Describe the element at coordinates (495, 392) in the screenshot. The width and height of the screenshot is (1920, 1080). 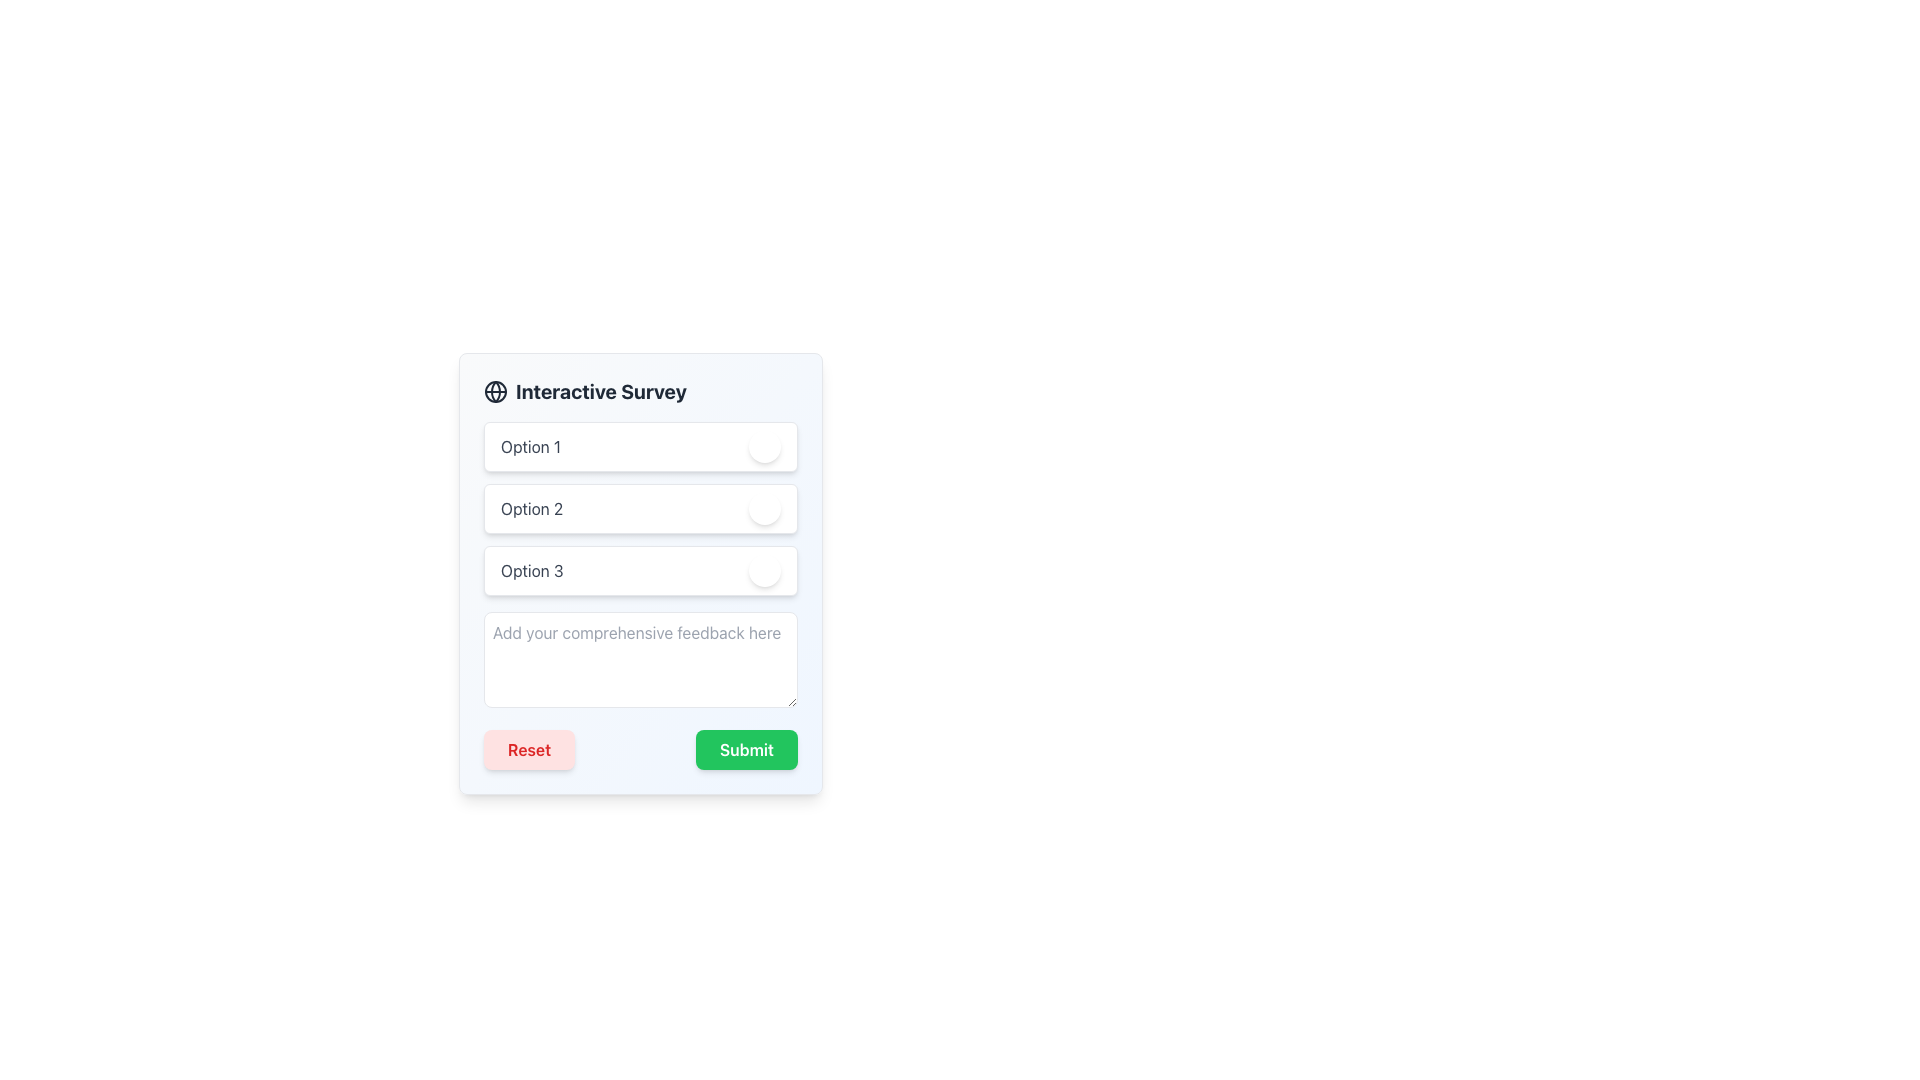
I see `the circle element that is part of the globe icon, located in the top-left quadrant near the title 'Interactive Survey'` at that location.